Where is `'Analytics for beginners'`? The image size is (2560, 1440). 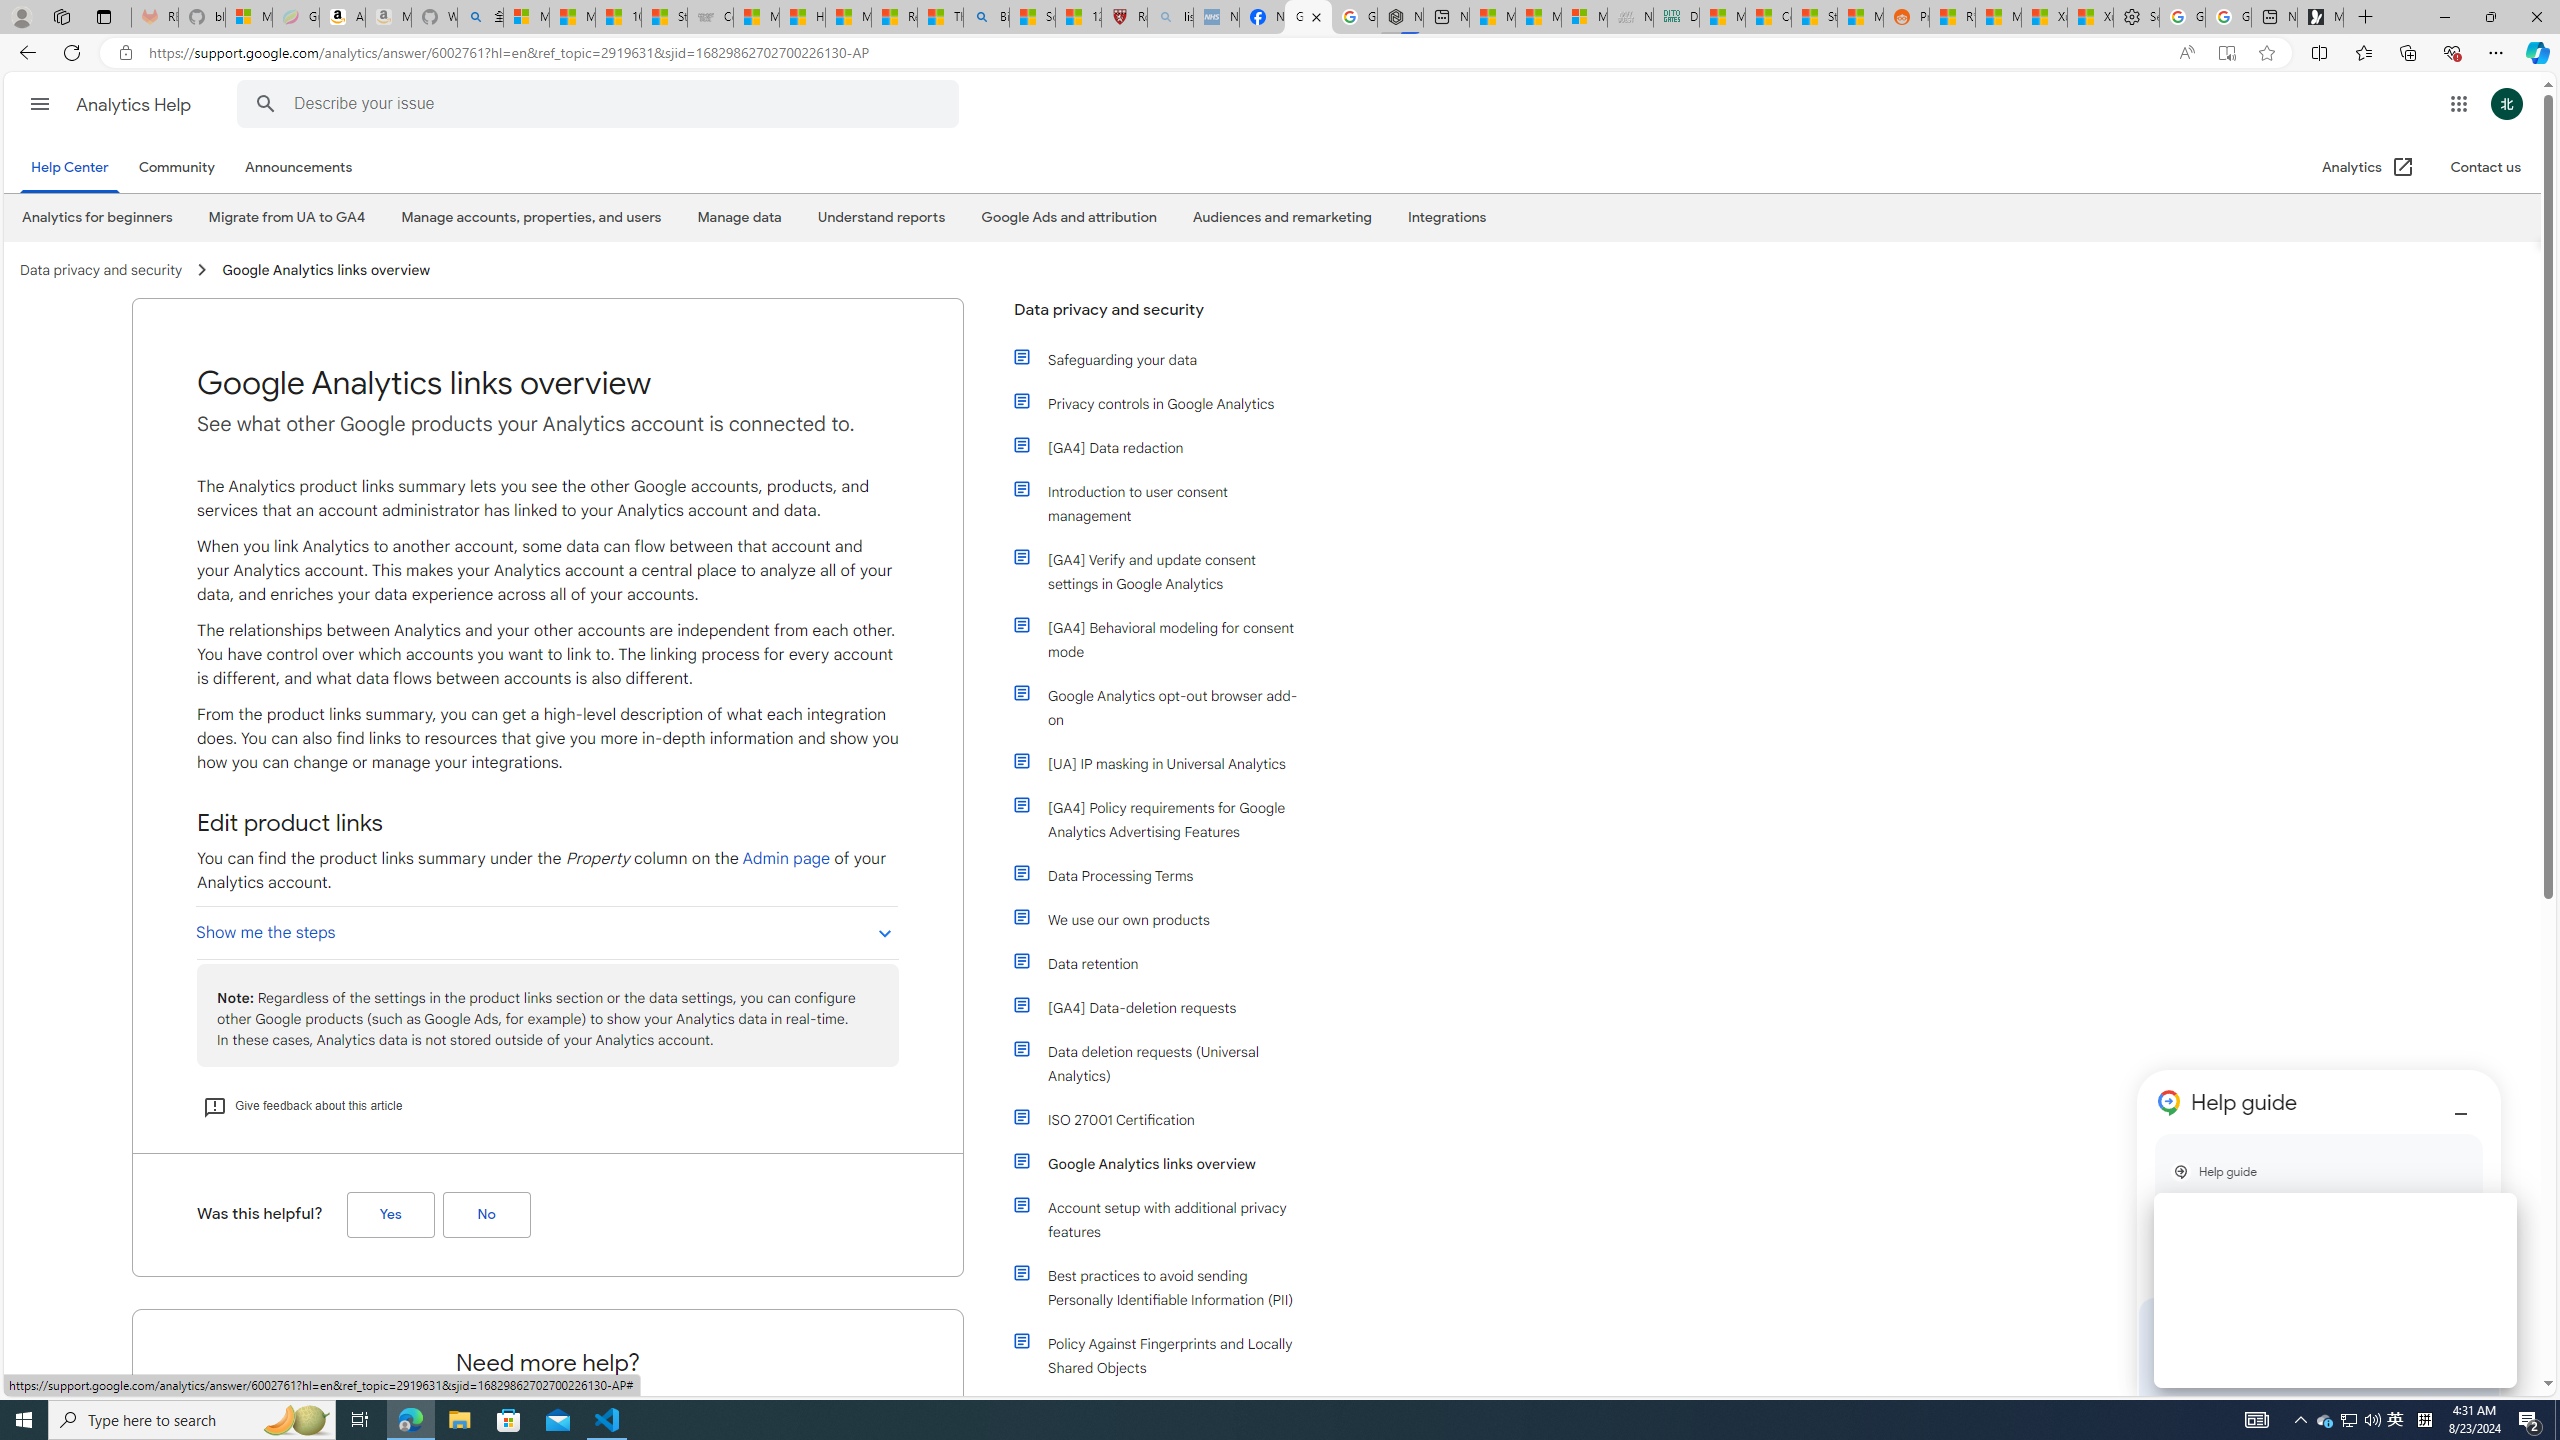
'Analytics for beginners' is located at coordinates (97, 217).